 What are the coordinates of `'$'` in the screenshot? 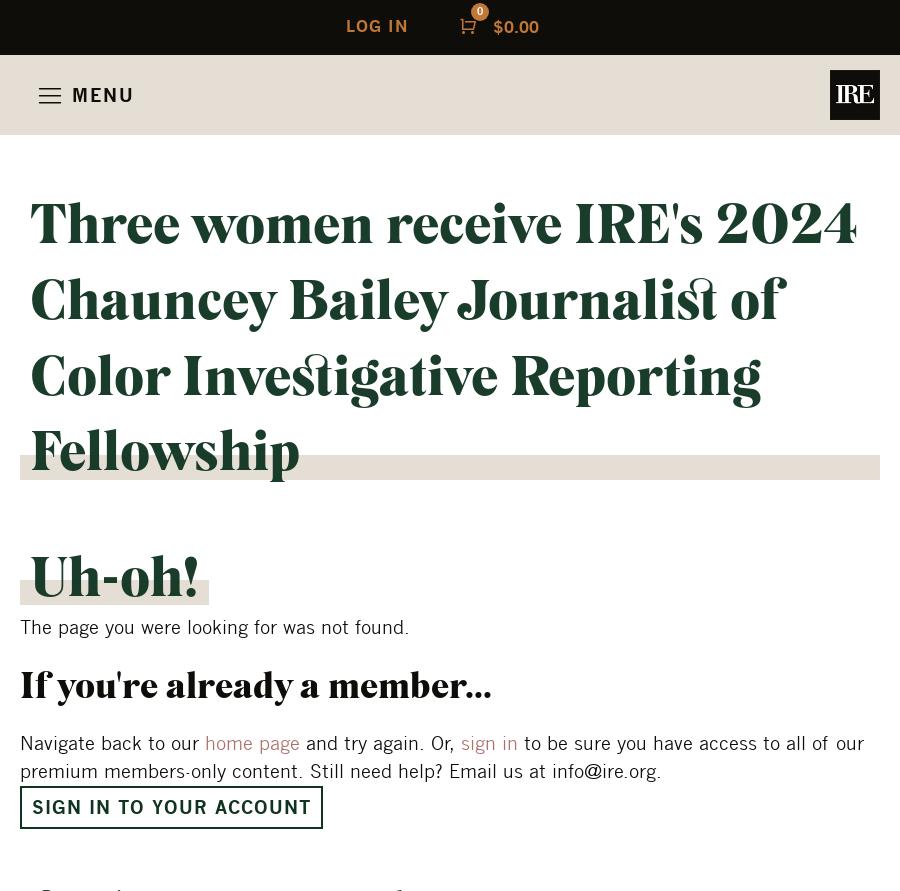 It's located at (497, 27).